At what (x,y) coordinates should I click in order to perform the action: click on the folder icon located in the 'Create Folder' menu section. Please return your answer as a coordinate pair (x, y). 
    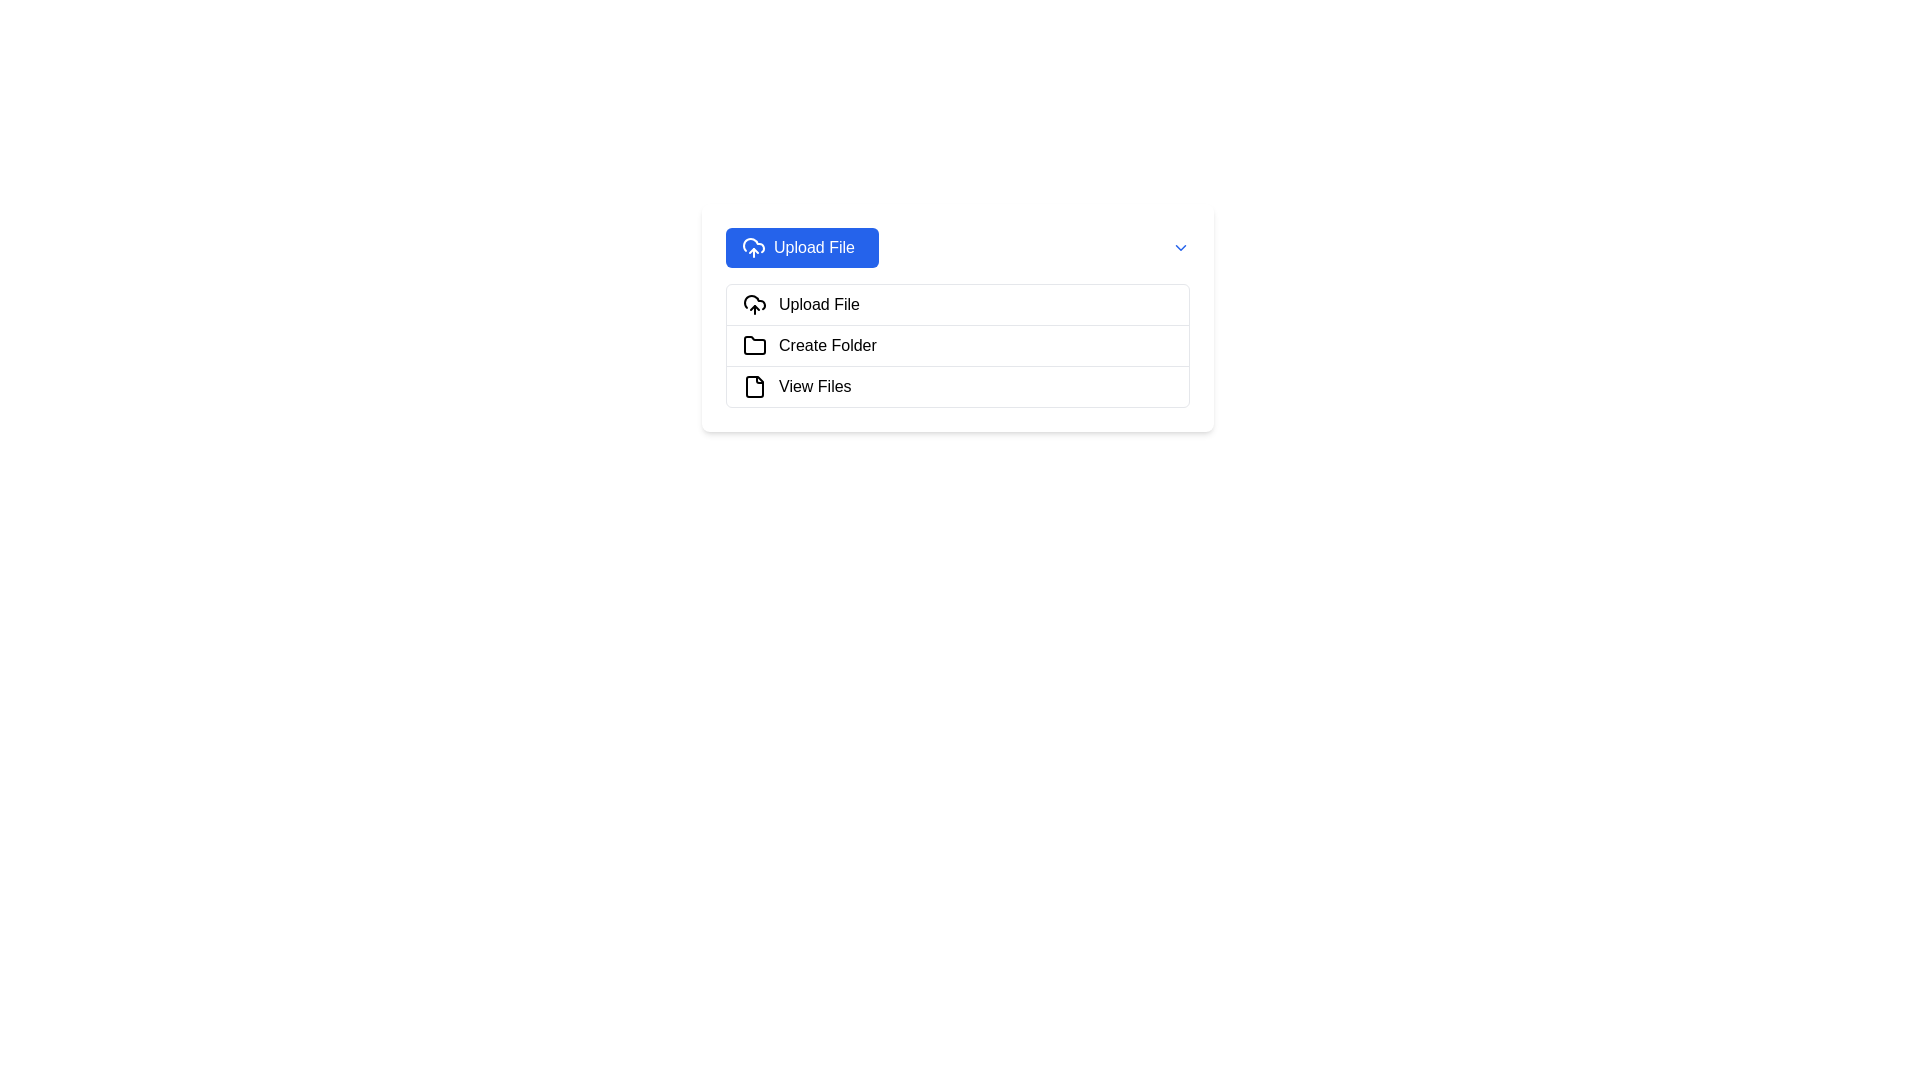
    Looking at the image, I should click on (753, 345).